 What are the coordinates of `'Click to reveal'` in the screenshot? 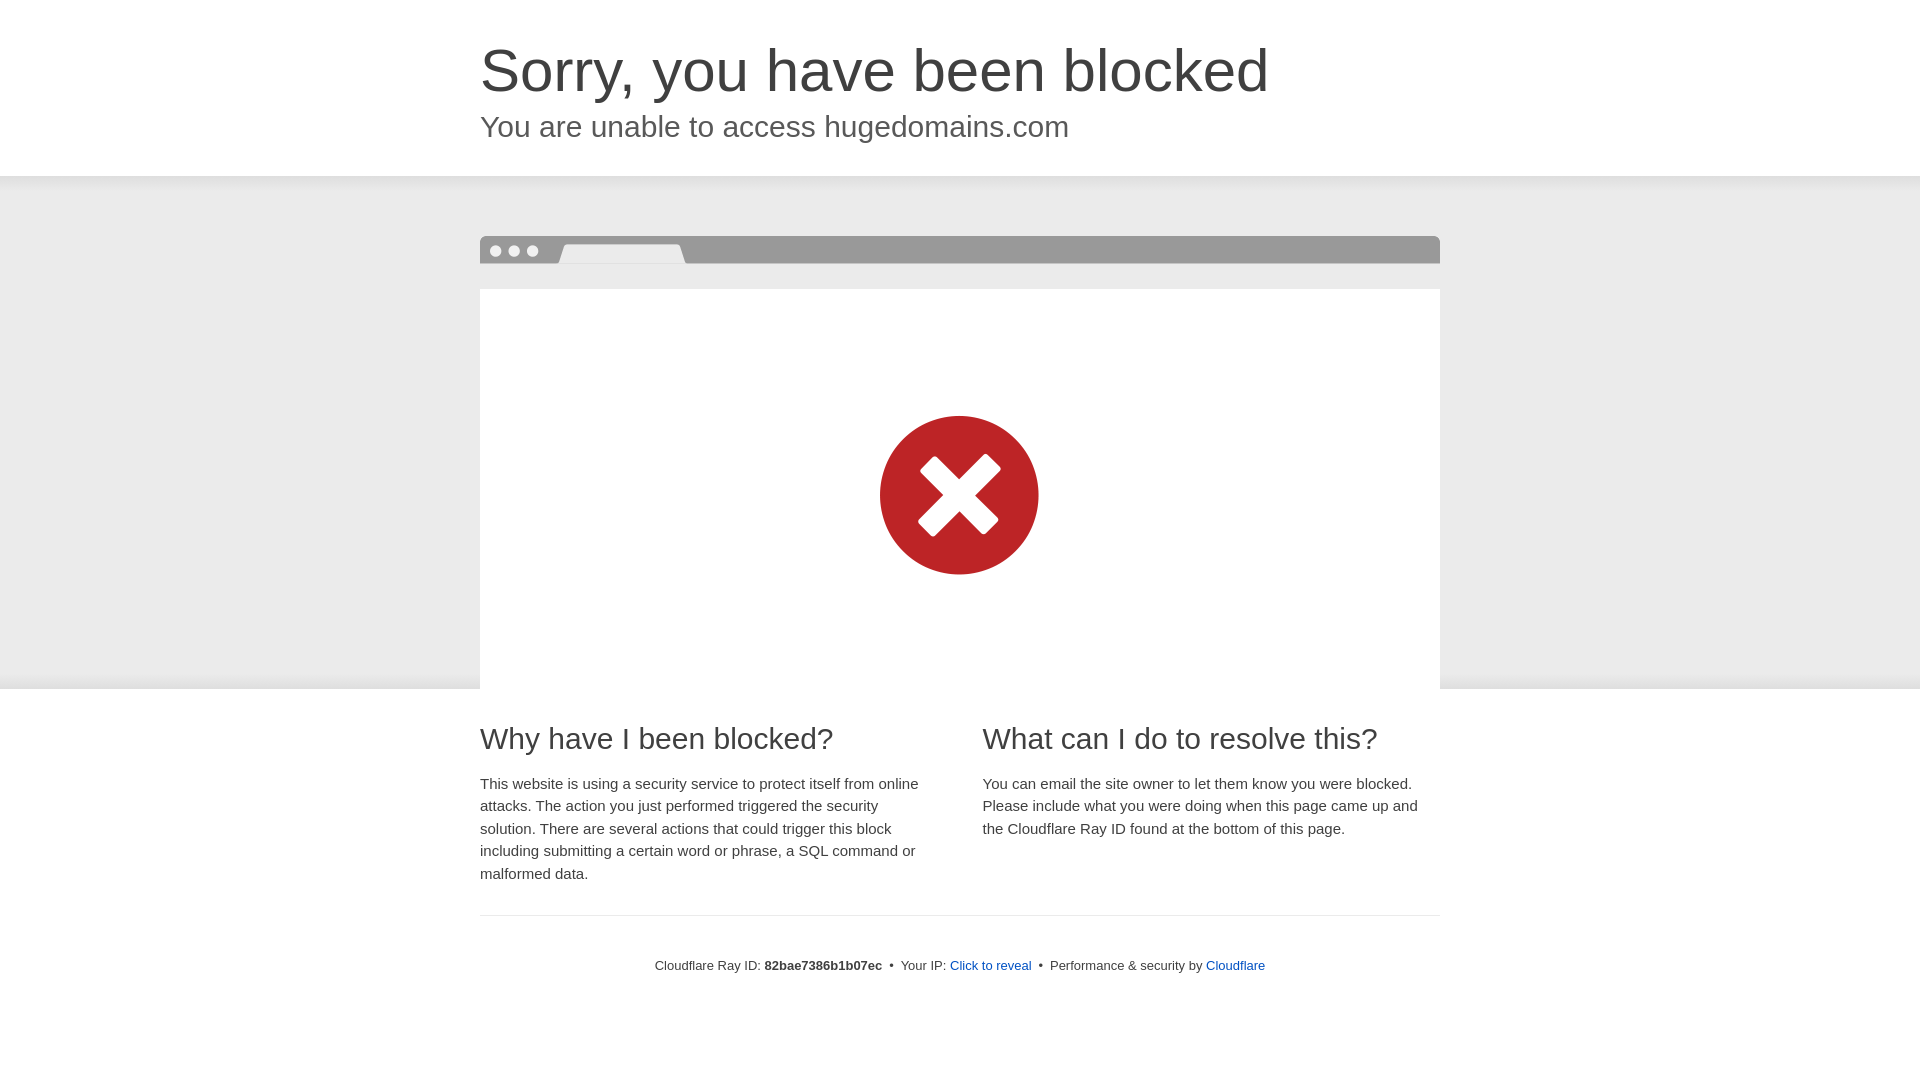 It's located at (990, 964).